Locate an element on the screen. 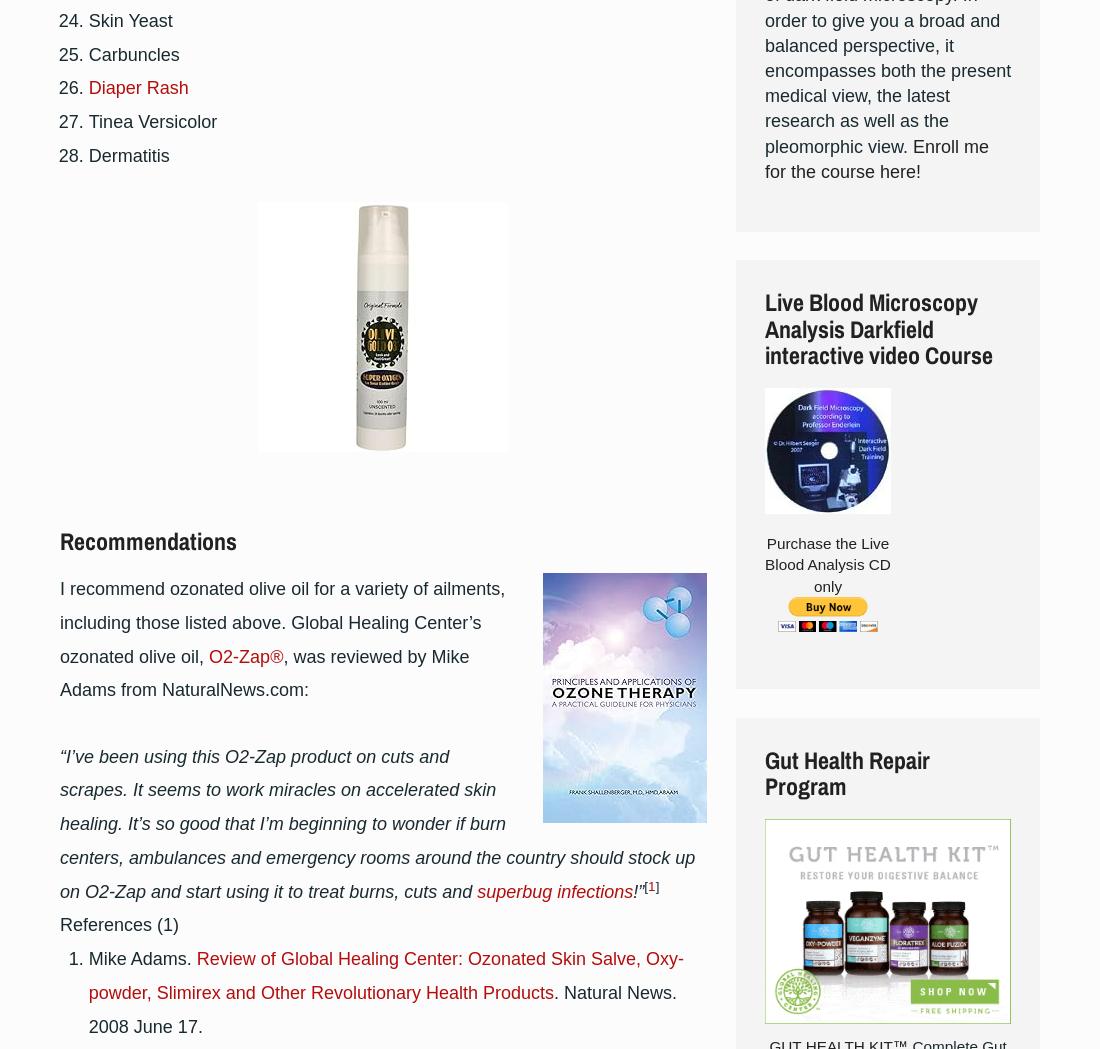 Image resolution: width=1100 pixels, height=1049 pixels. 'Purchase the Live Blood Analysis CD only' is located at coordinates (826, 564).